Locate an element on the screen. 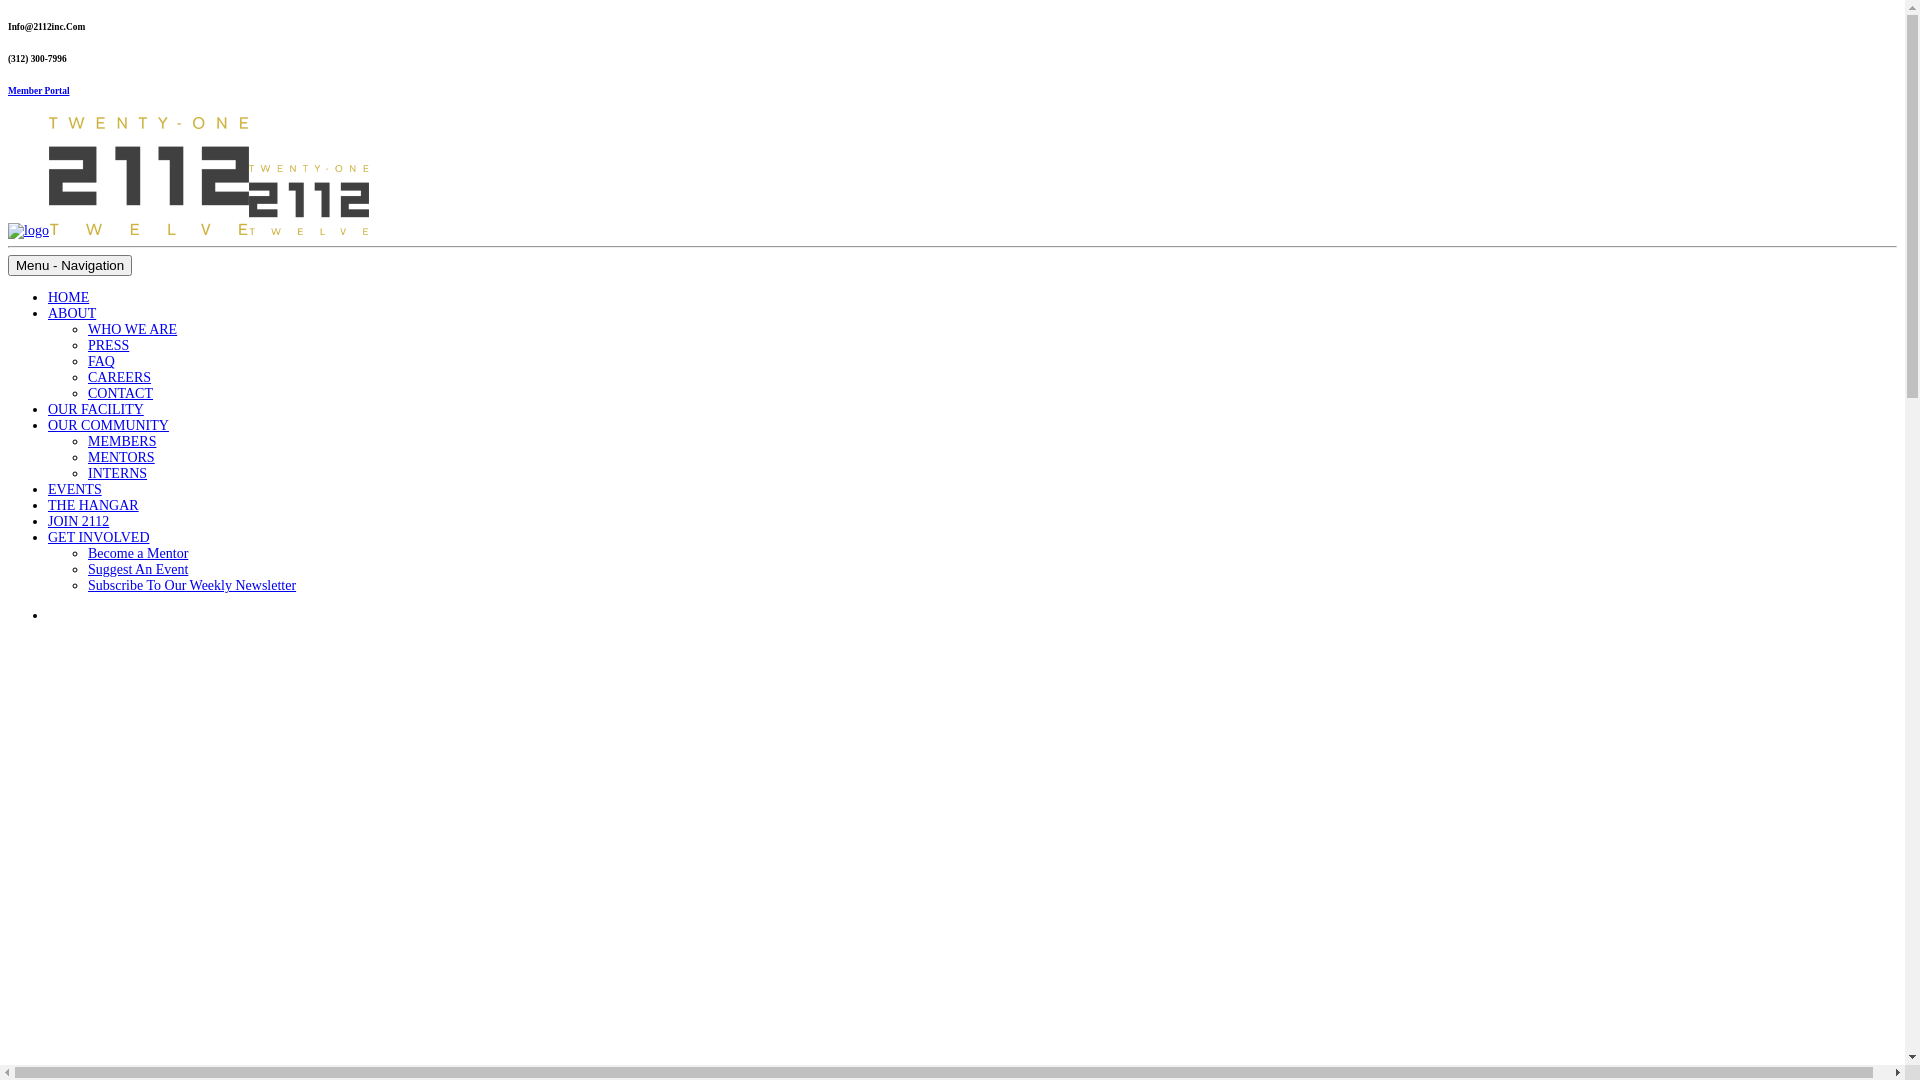 This screenshot has height=1080, width=1920. 'HOME' is located at coordinates (68, 297).